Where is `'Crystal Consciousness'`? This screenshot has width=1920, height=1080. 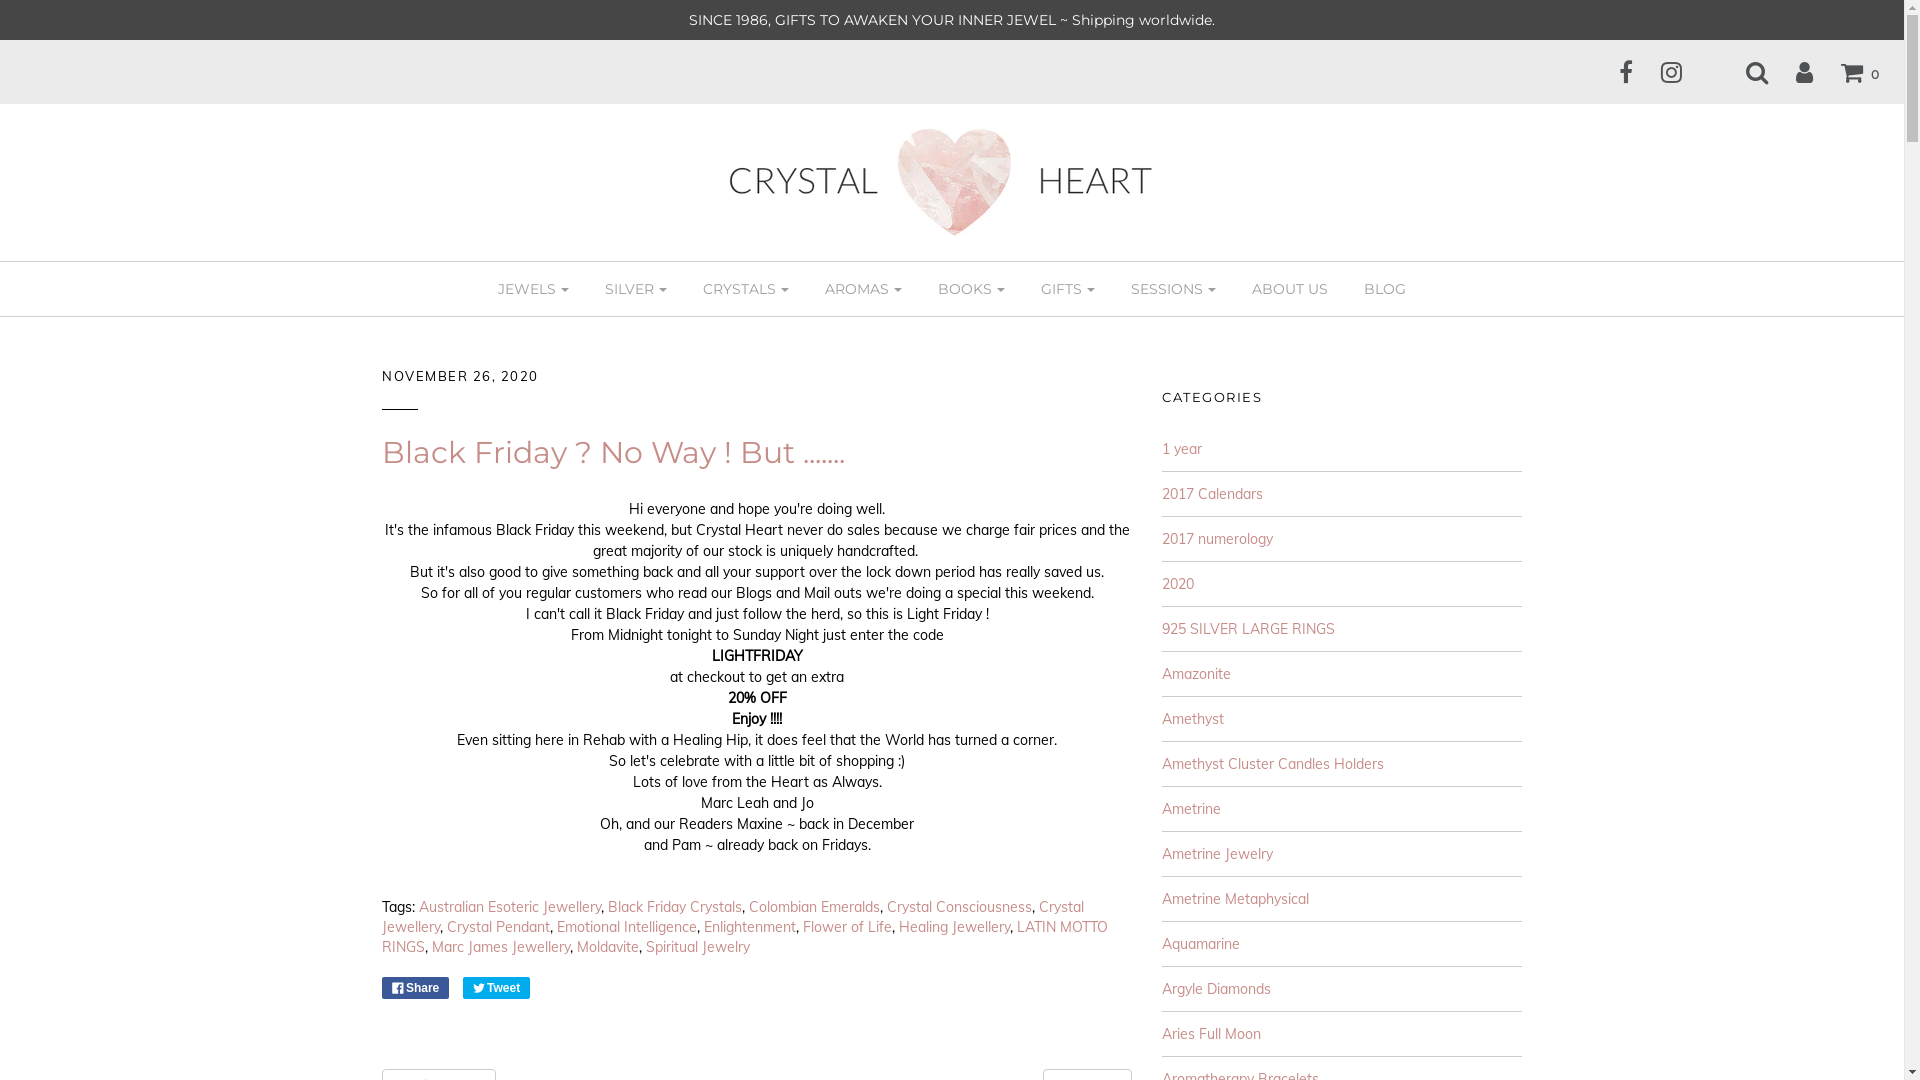 'Crystal Consciousness' is located at coordinates (958, 906).